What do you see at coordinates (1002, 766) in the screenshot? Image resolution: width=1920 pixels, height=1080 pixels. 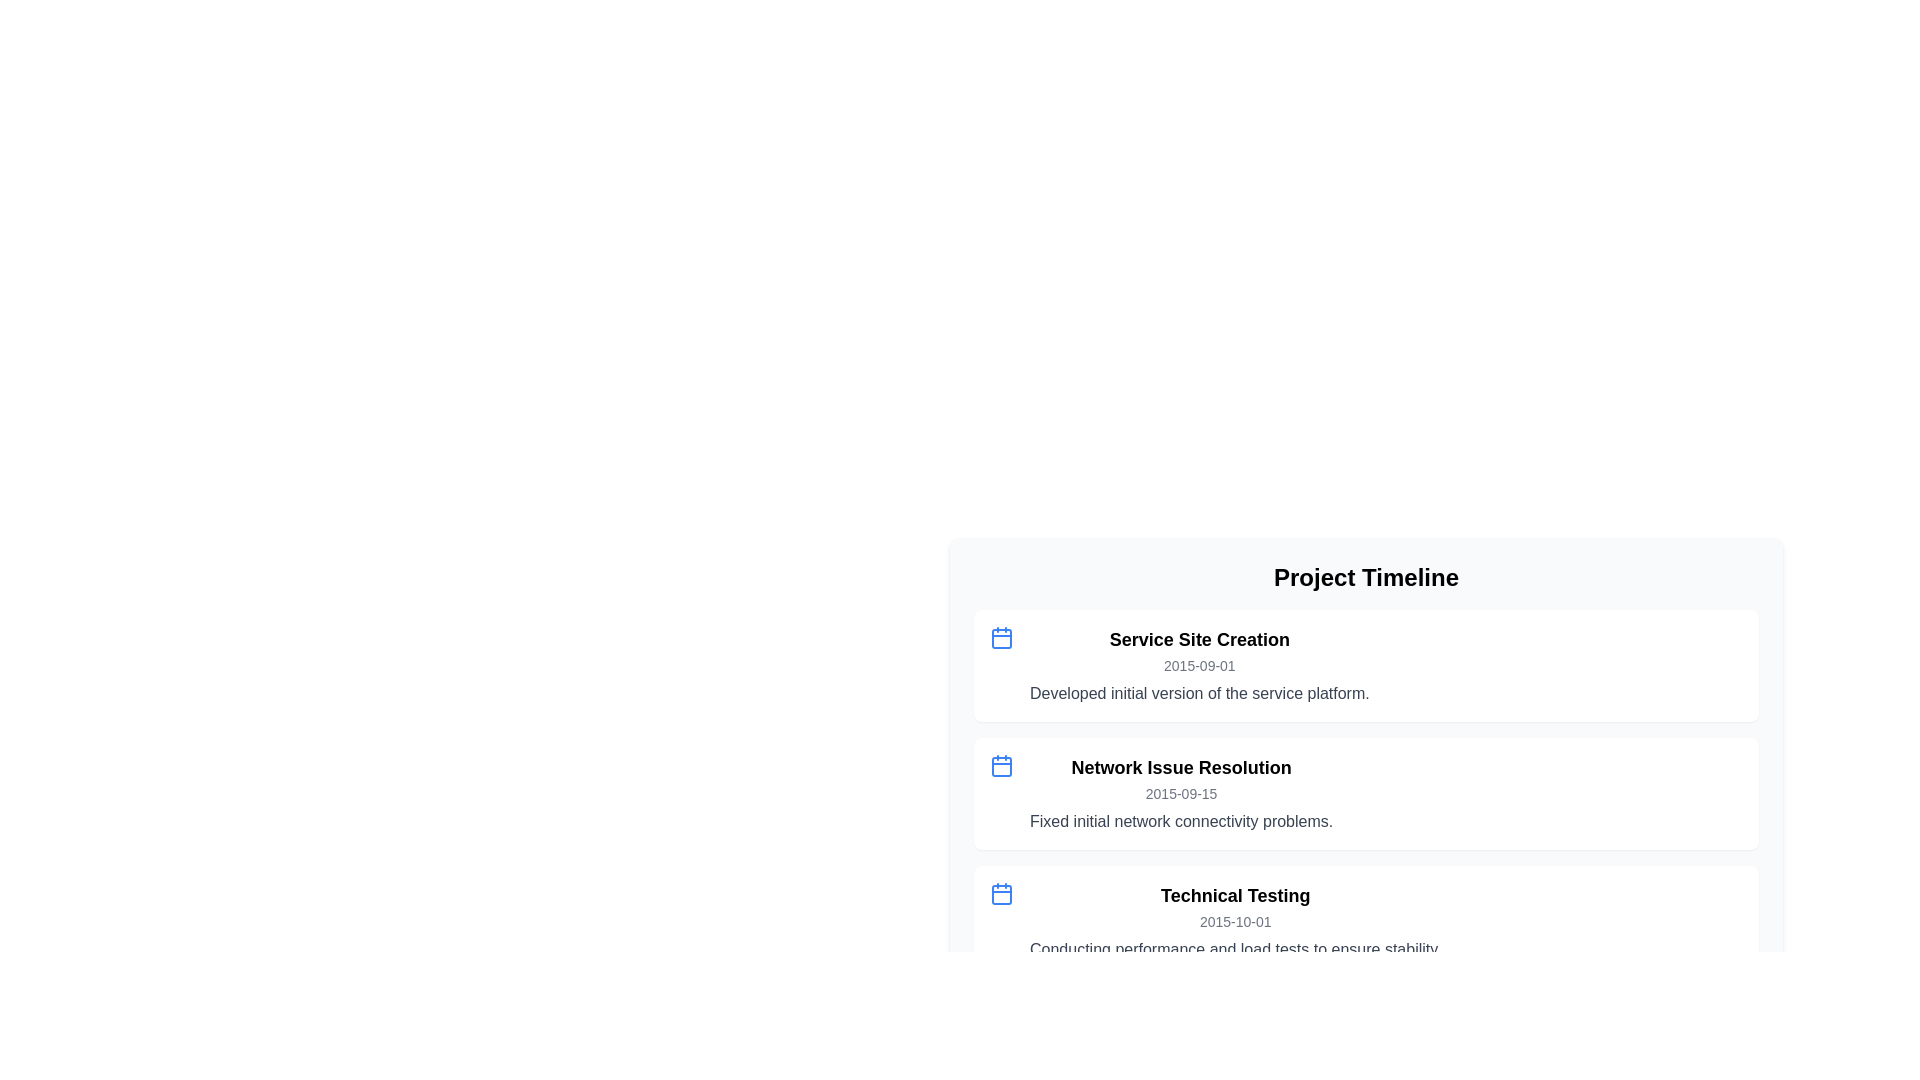 I see `the calendar icon (SVG graphic) representing the 'Network Issue Resolution' in the second row of the 'Project Timeline', styled in red` at bounding box center [1002, 766].